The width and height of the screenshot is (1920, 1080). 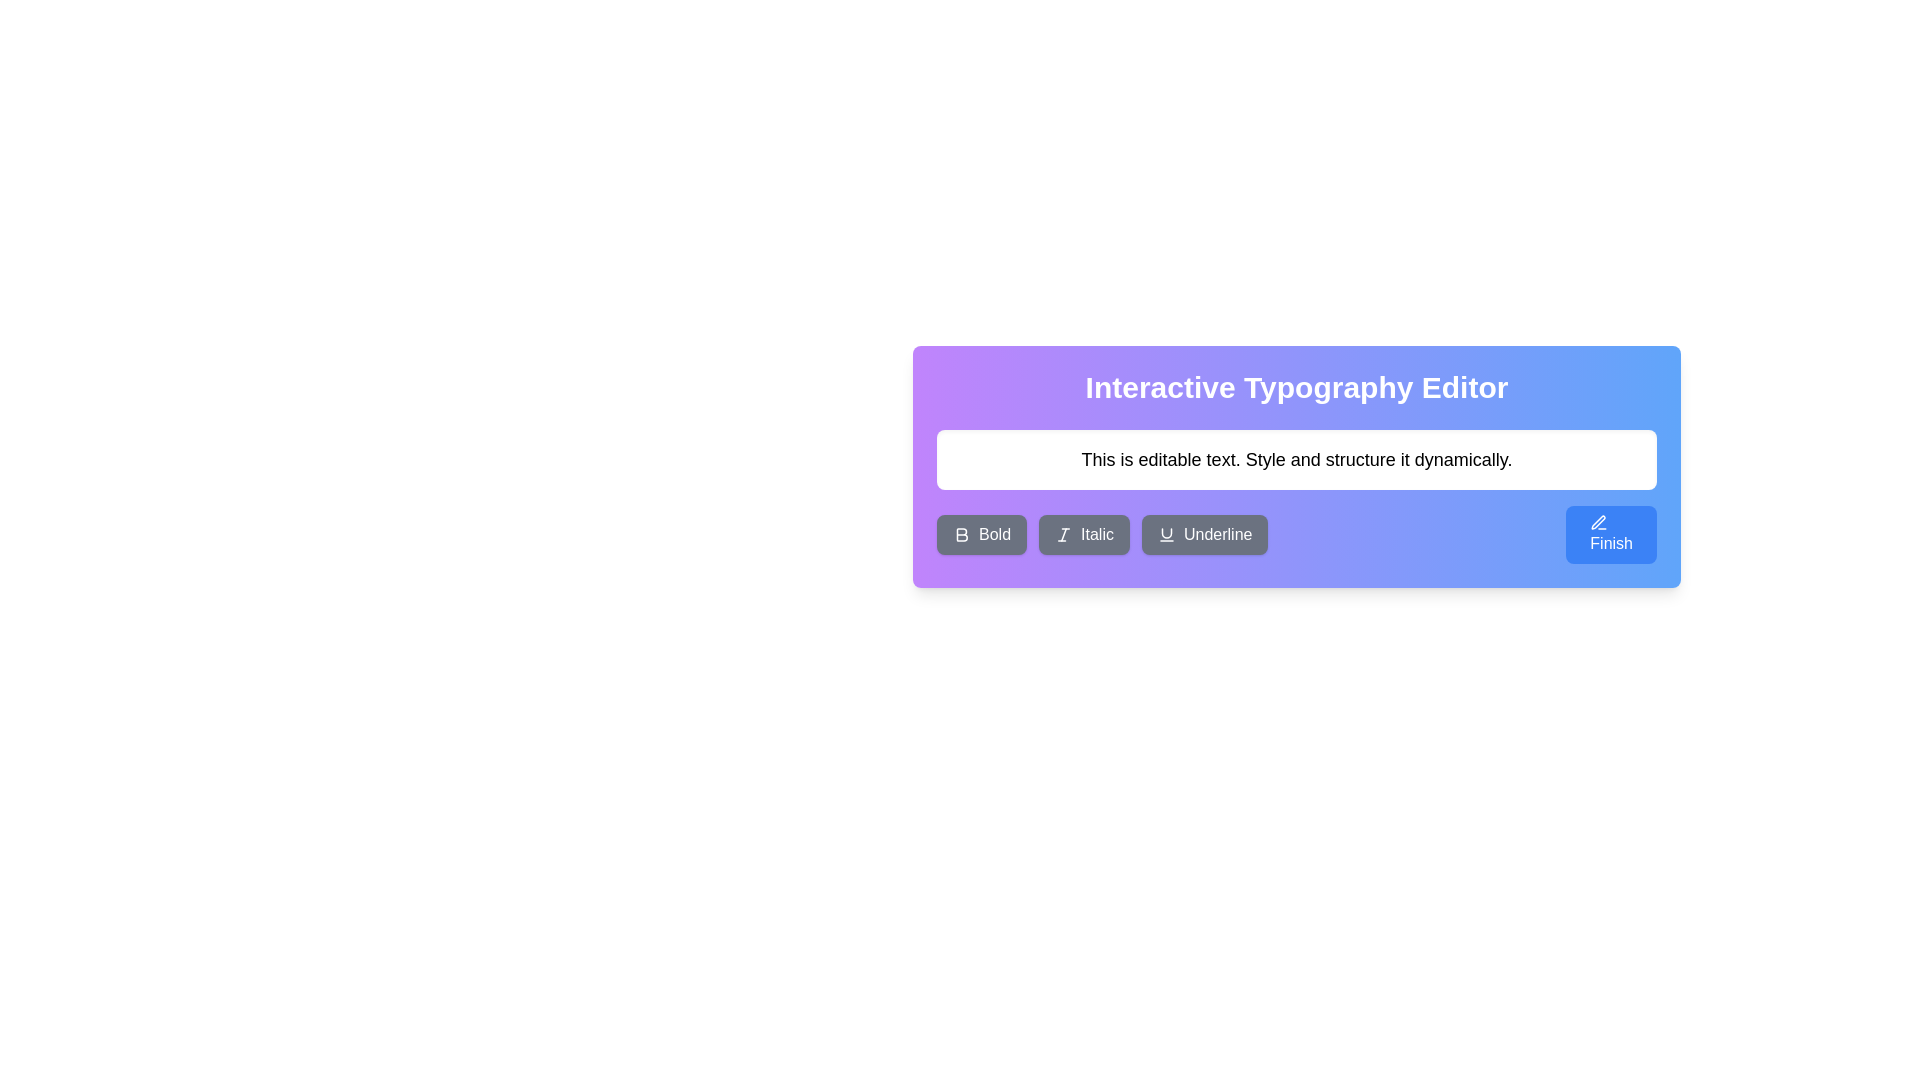 What do you see at coordinates (961, 534) in the screenshot?
I see `the bold text icon located in the leftmost 'Bold' button of the text editing toolbar` at bounding box center [961, 534].